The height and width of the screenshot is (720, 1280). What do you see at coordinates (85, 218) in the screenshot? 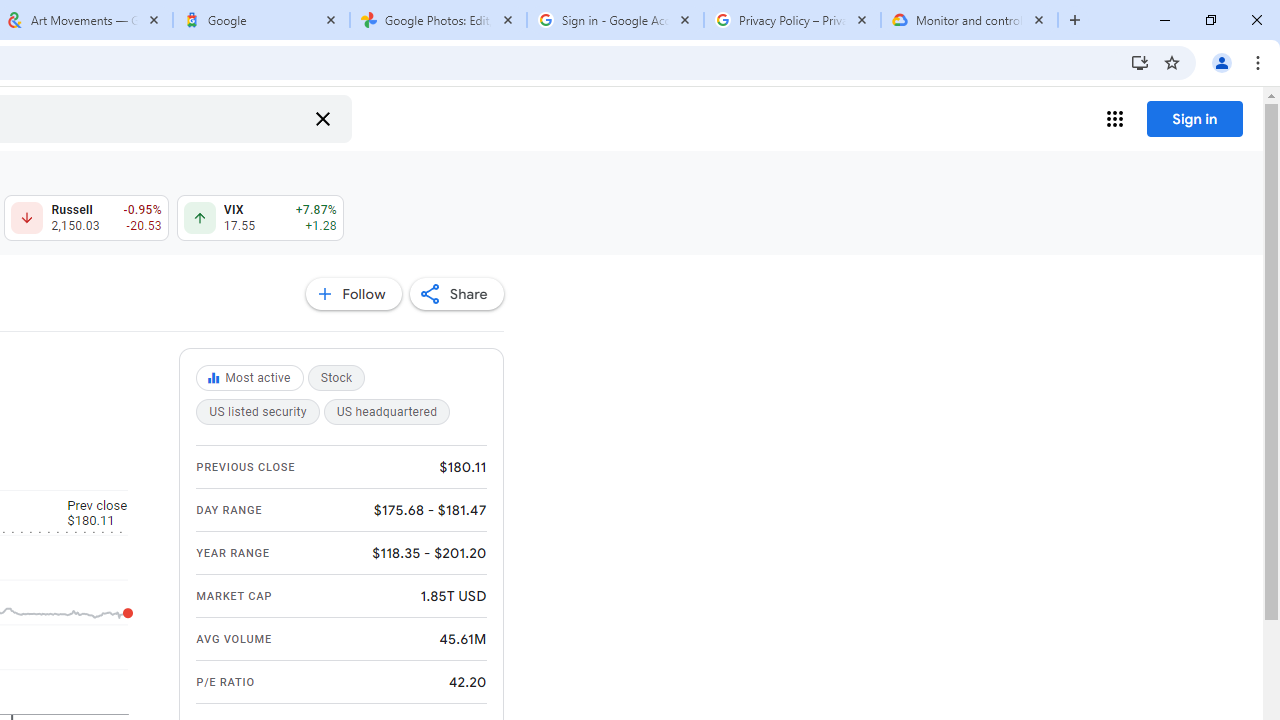
I see `'Russell 2,150.03 Down by 0.95% -20.53'` at bounding box center [85, 218].